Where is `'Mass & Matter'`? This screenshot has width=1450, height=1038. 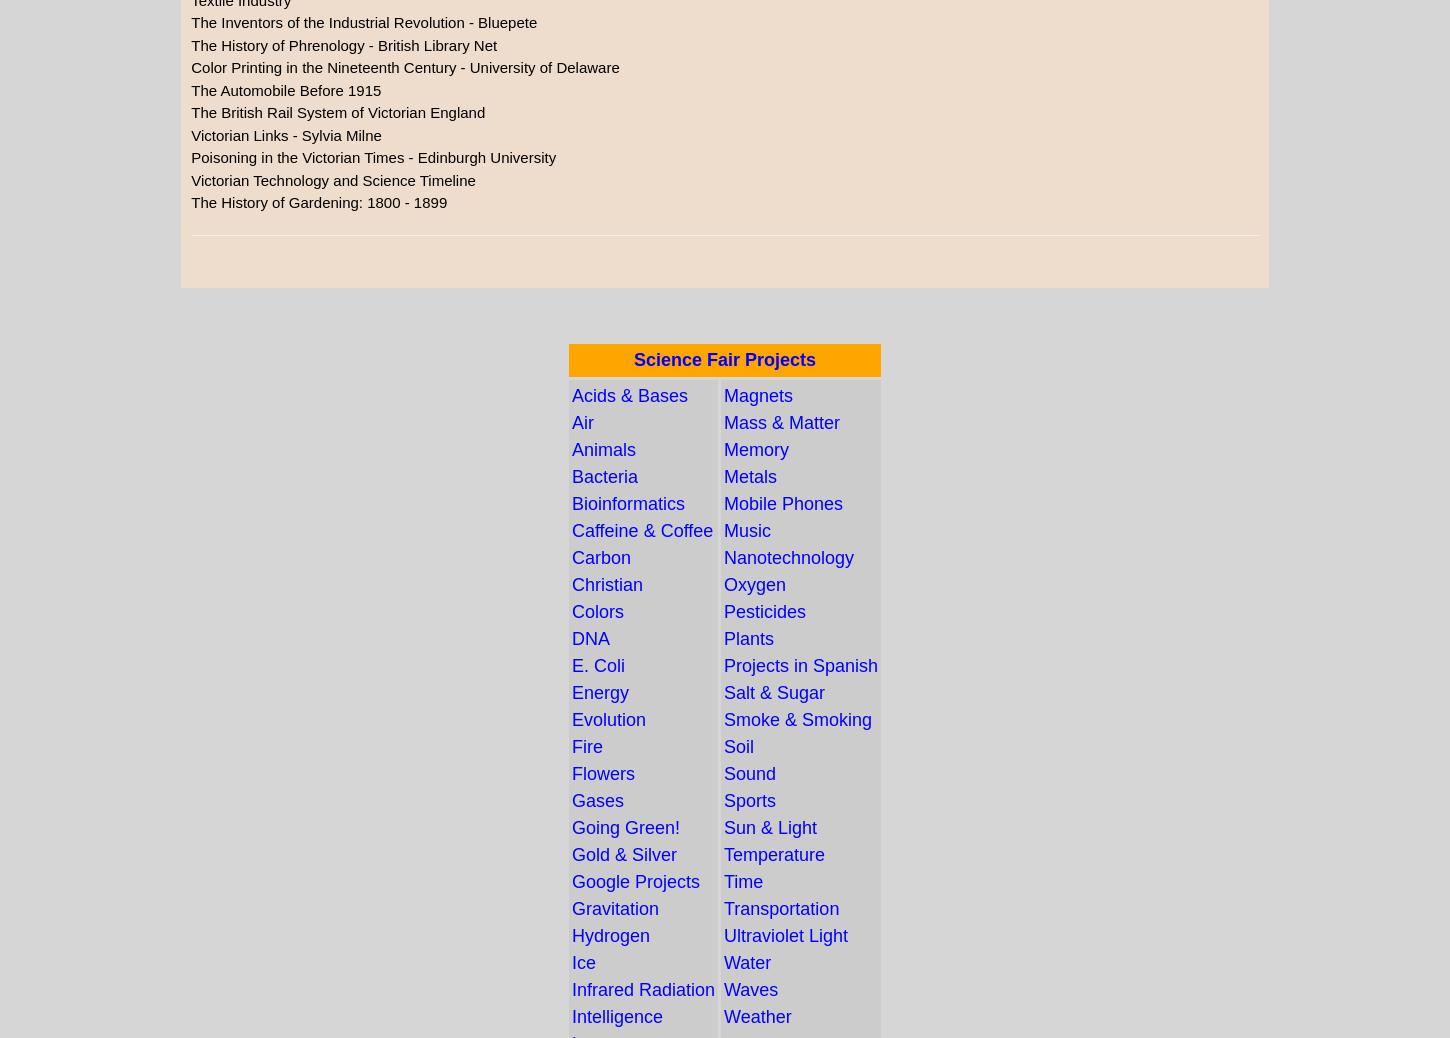 'Mass & Matter' is located at coordinates (781, 422).